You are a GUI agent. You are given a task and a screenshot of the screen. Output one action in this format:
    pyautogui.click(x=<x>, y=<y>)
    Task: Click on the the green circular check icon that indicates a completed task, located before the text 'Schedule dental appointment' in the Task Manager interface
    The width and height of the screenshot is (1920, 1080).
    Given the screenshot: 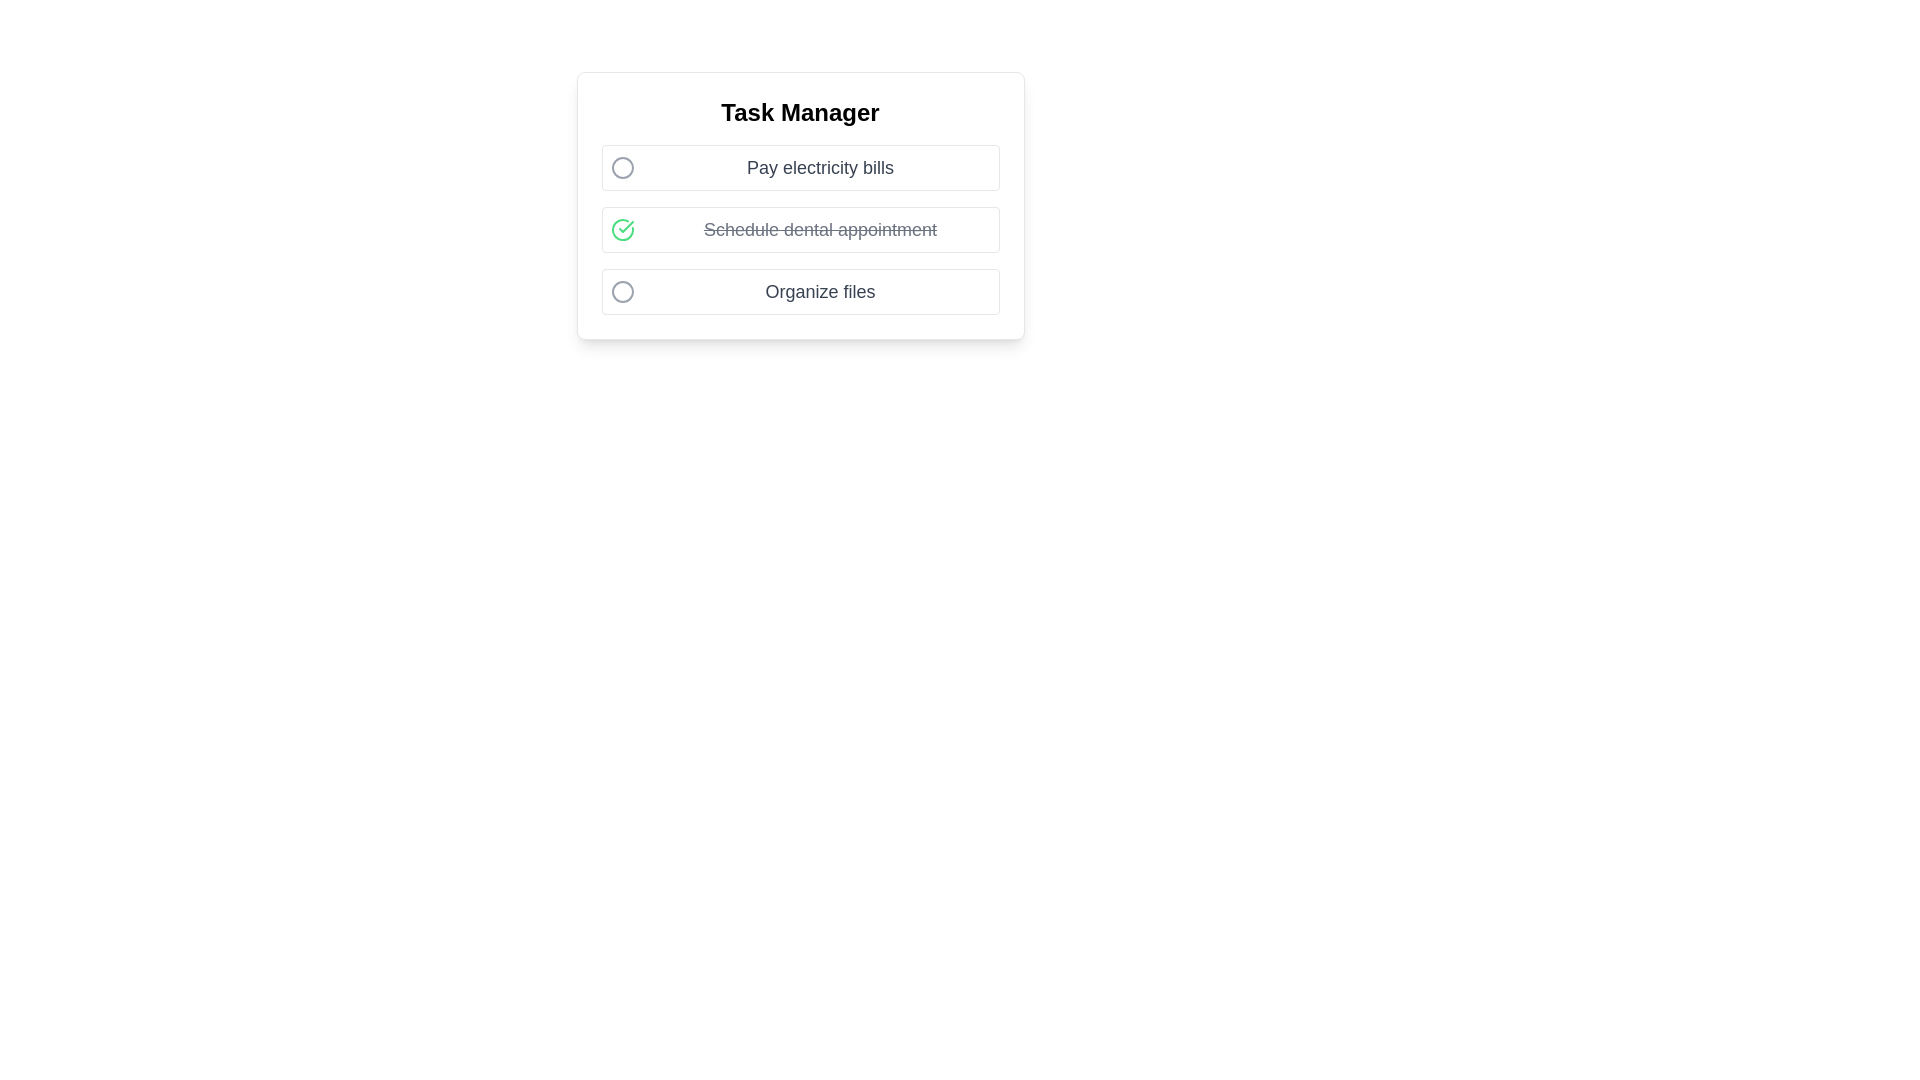 What is the action you would take?
    pyautogui.click(x=621, y=229)
    